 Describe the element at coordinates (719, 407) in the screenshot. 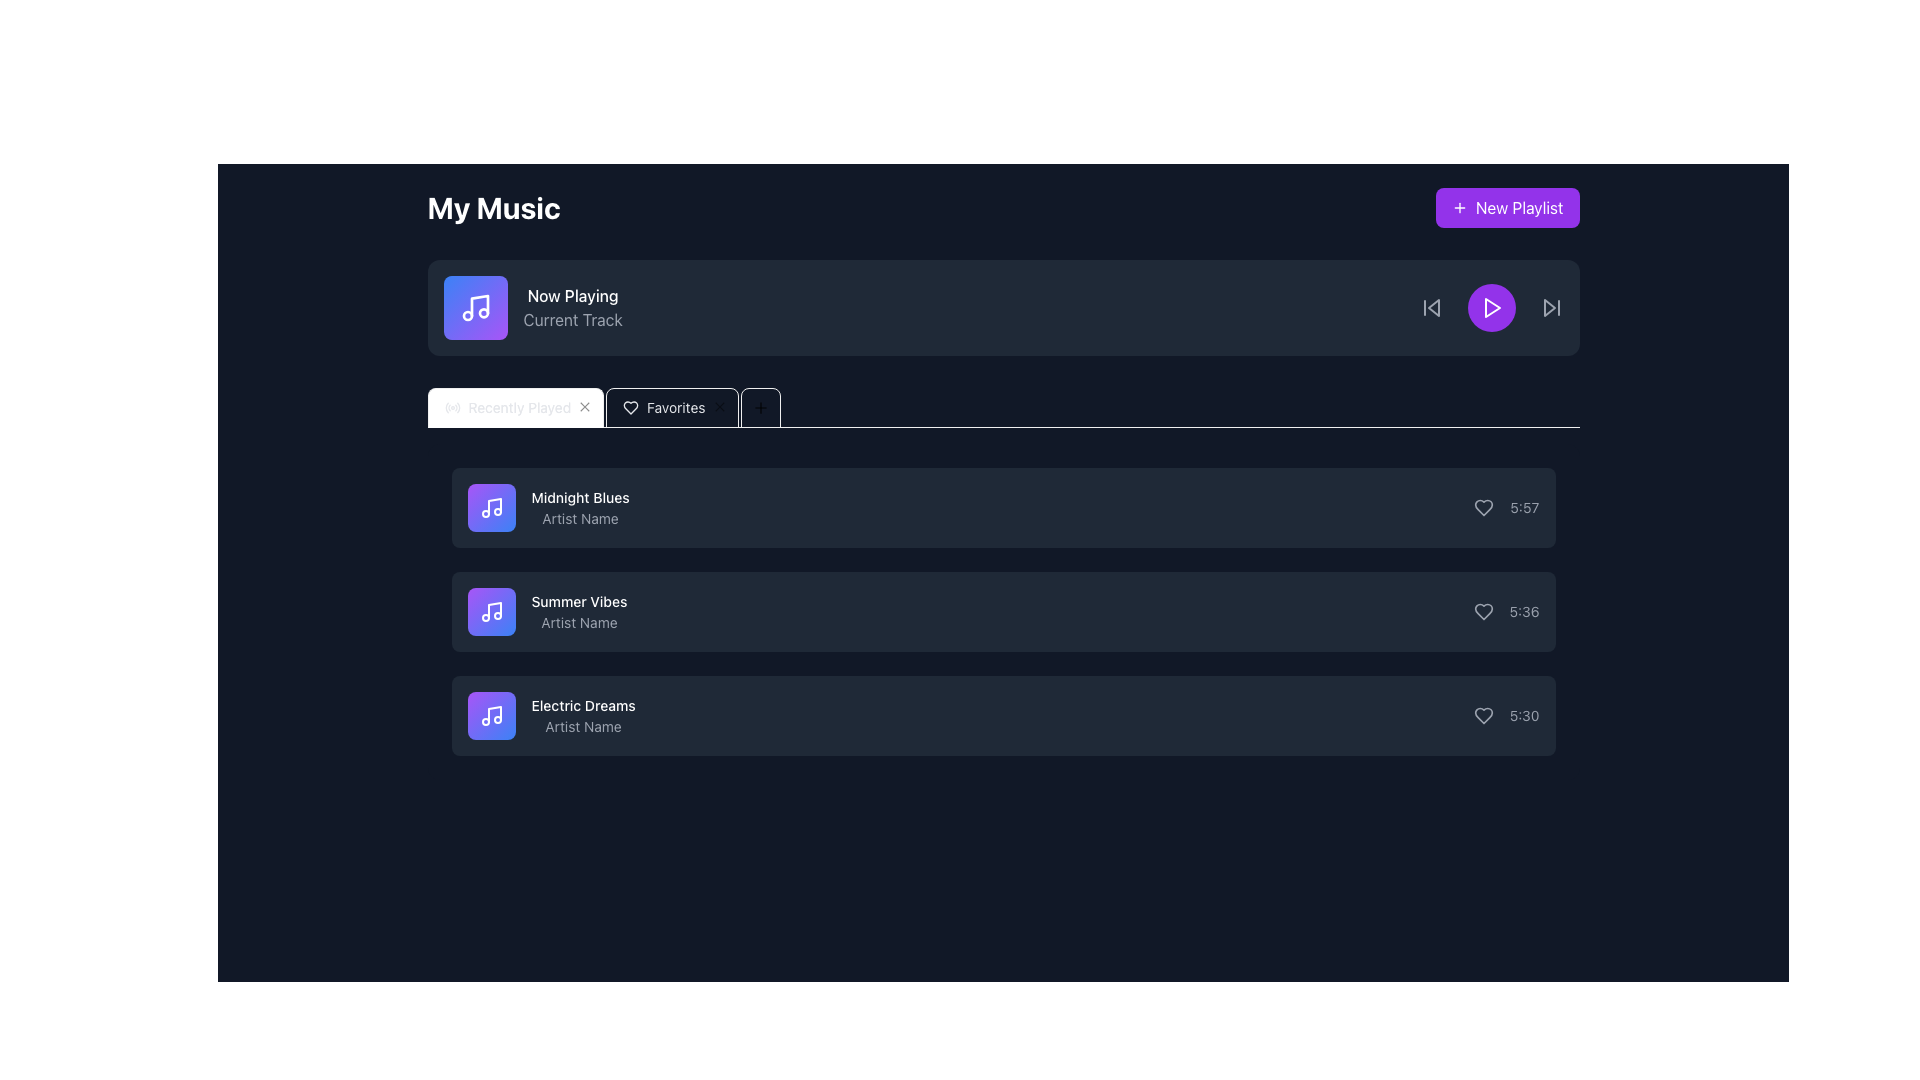

I see `the 'close' button of the 'Favorites' tab` at that location.